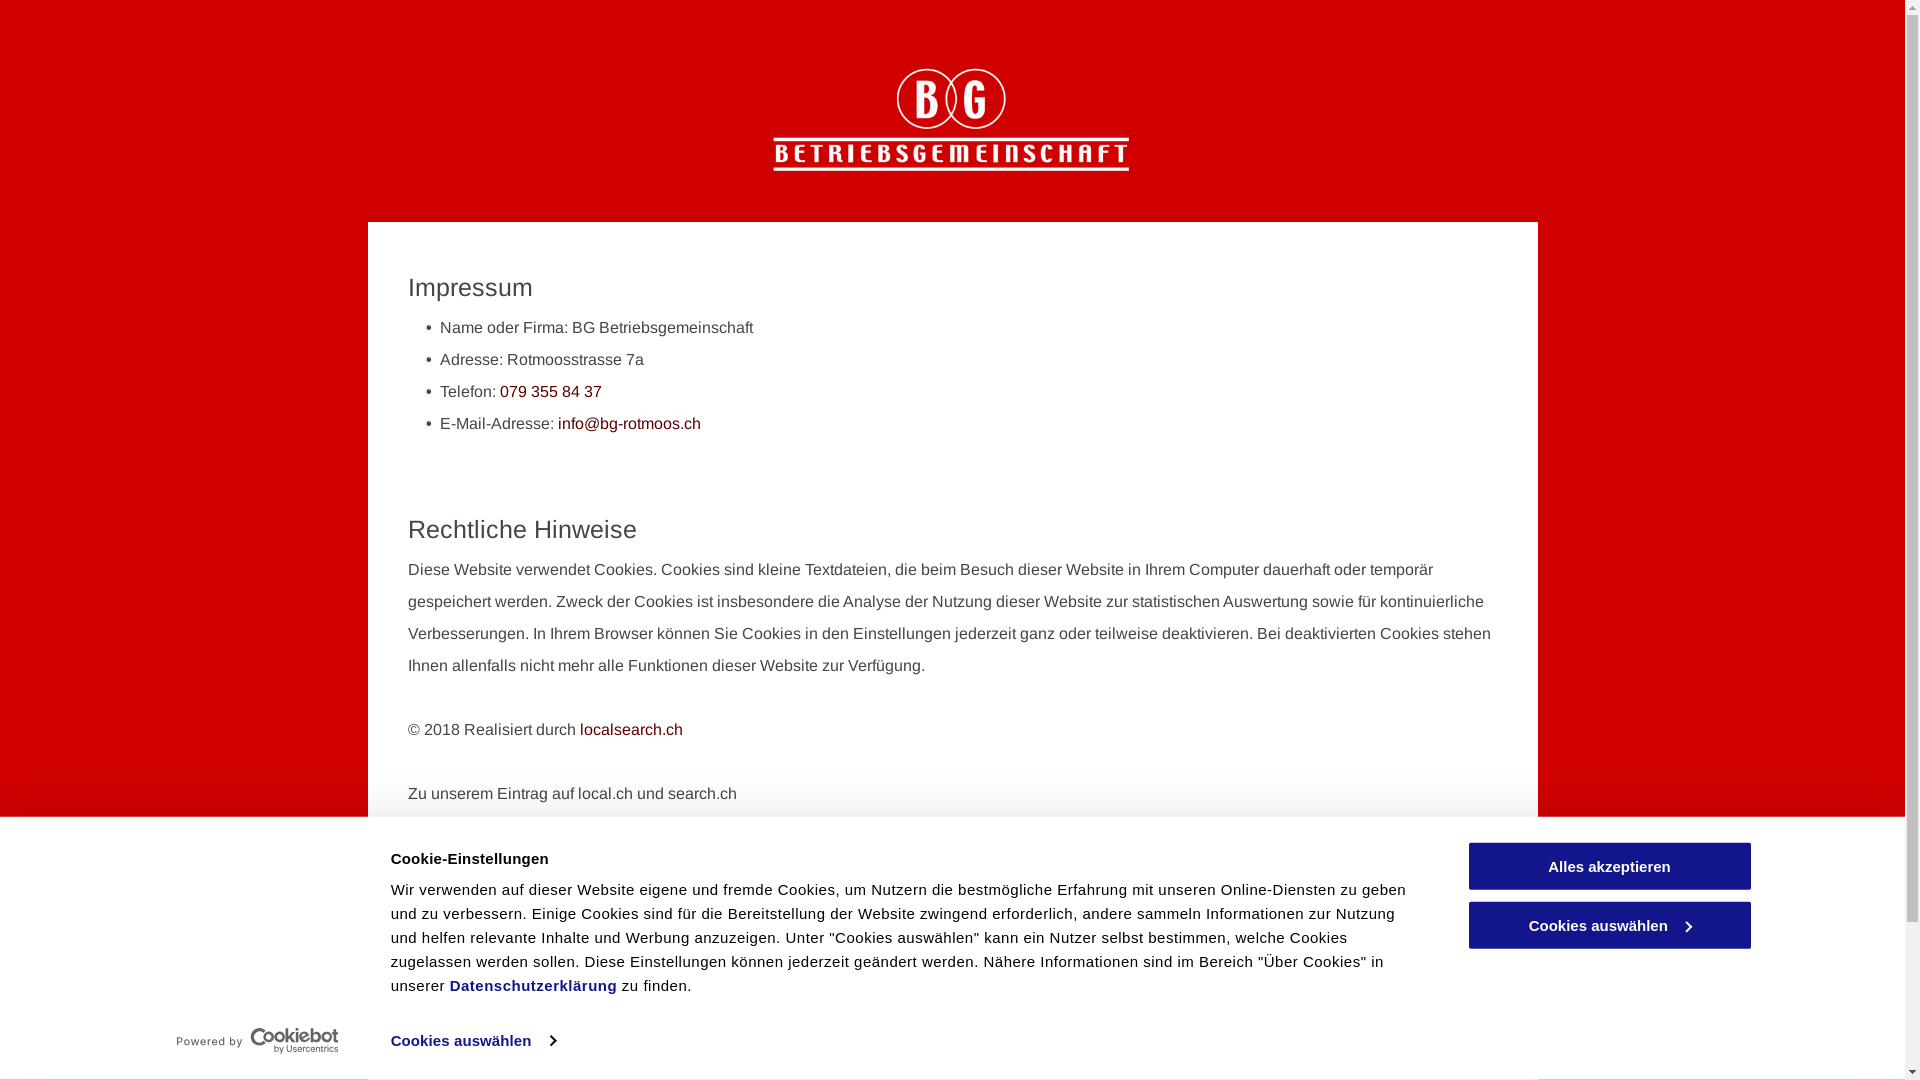 The width and height of the screenshot is (1920, 1080). I want to click on 'localsearch.ch', so click(630, 729).